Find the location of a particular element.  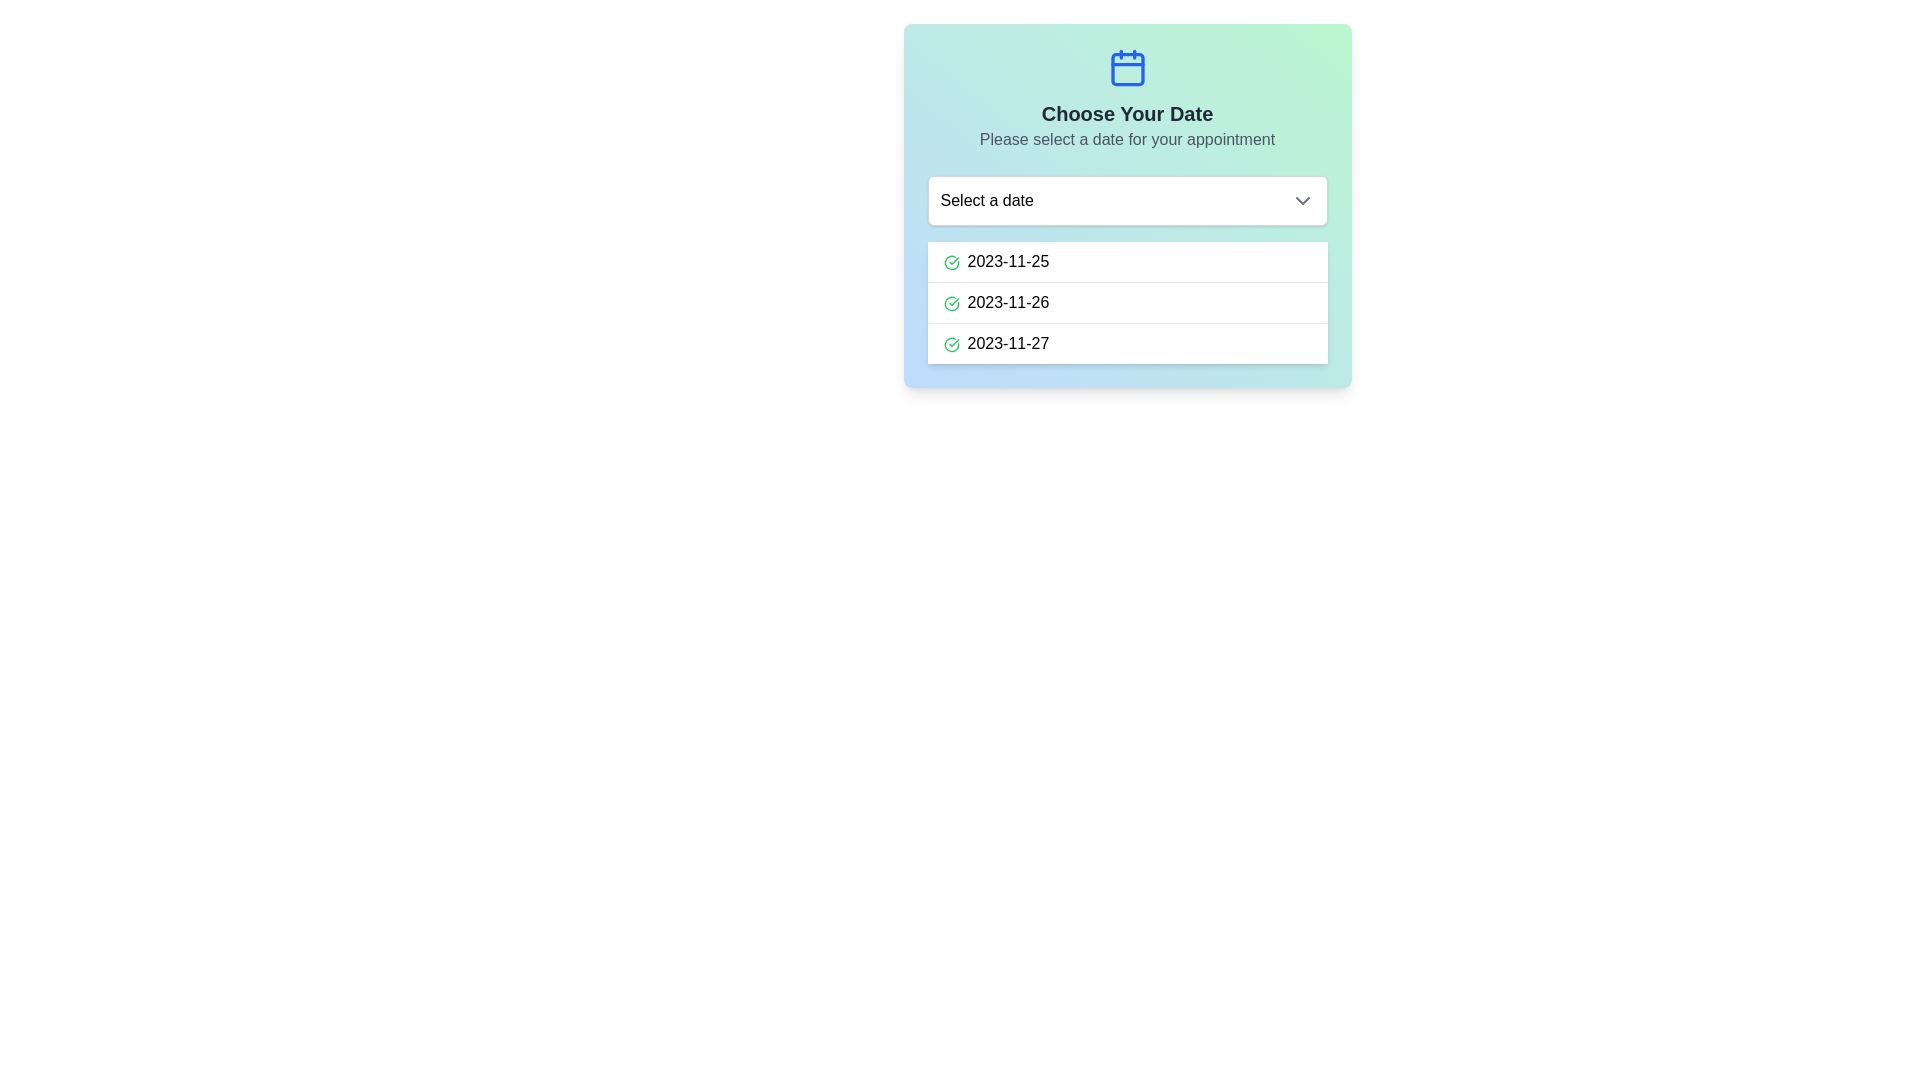

circular green checkmark icon located to the left of the text '2023-11-25' in the date selection interface for additional information is located at coordinates (950, 261).